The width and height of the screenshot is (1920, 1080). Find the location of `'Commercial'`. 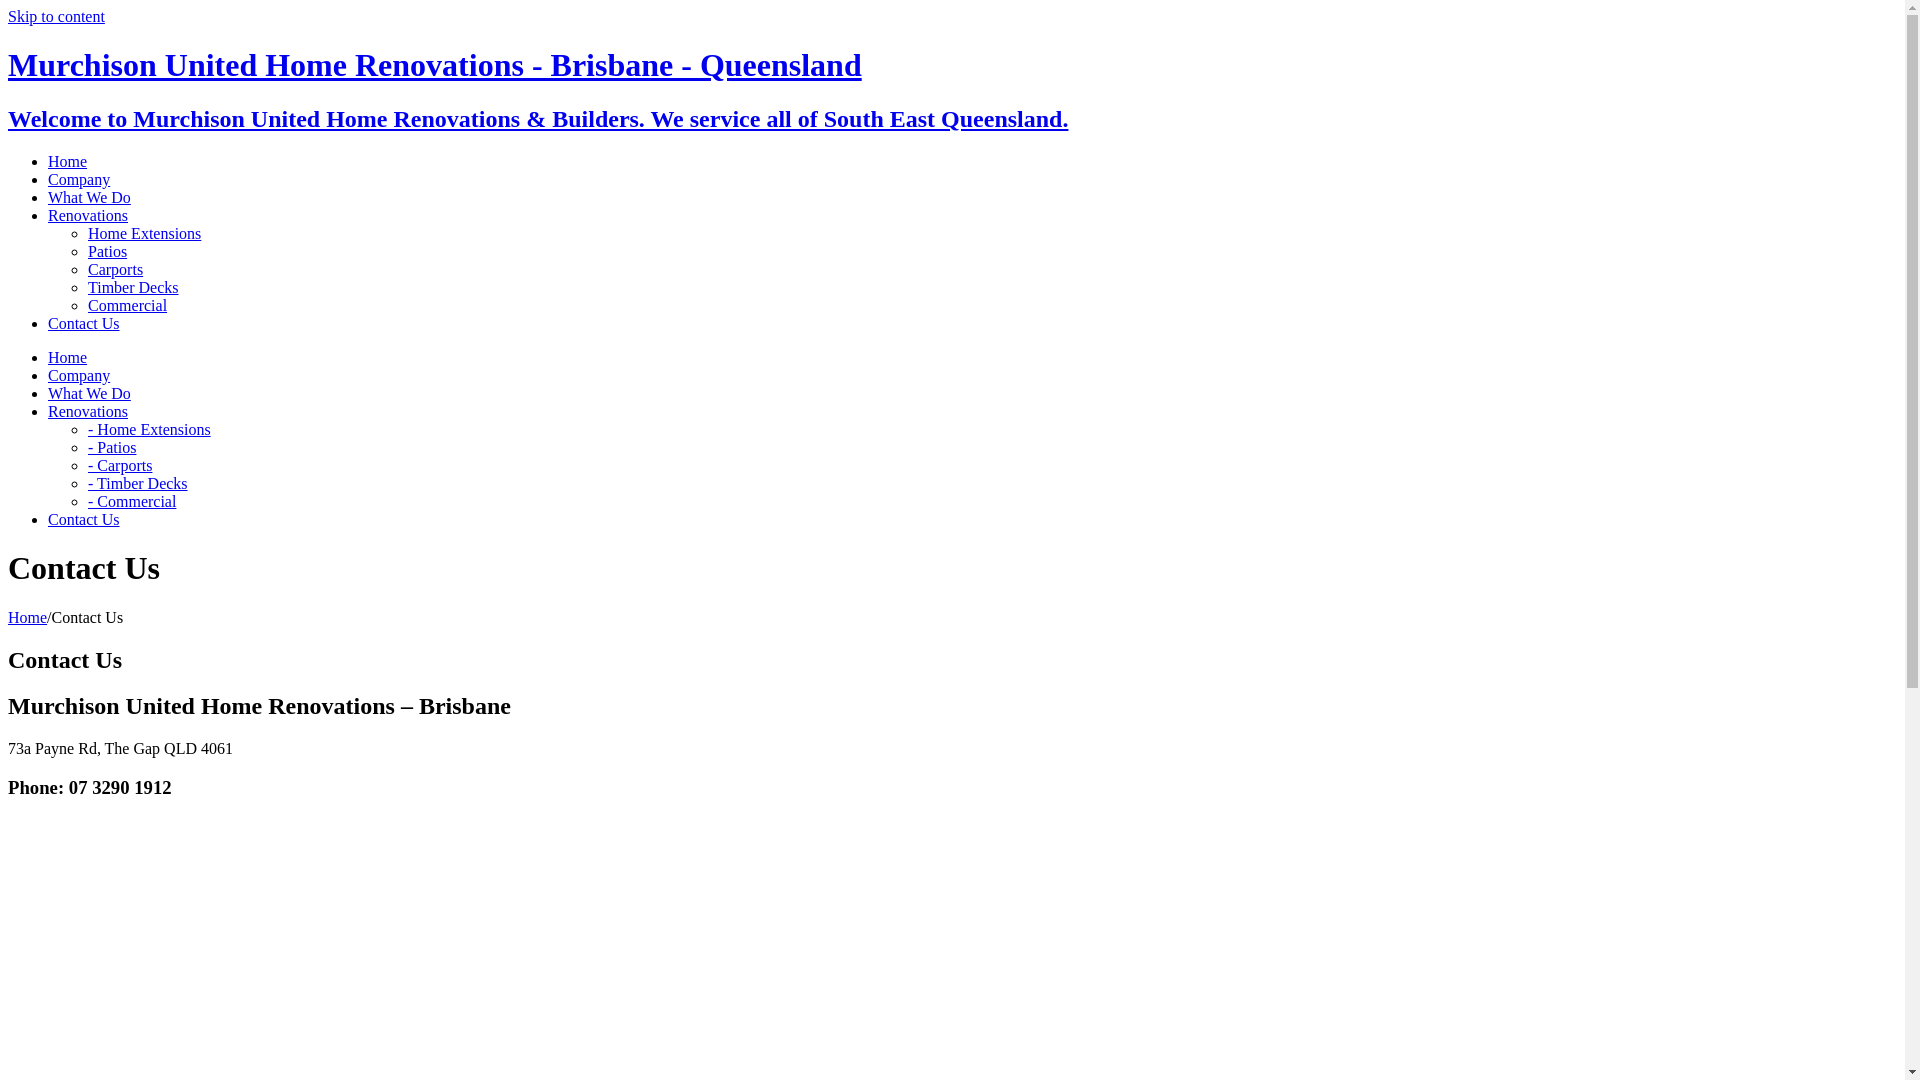

'Commercial' is located at coordinates (126, 305).